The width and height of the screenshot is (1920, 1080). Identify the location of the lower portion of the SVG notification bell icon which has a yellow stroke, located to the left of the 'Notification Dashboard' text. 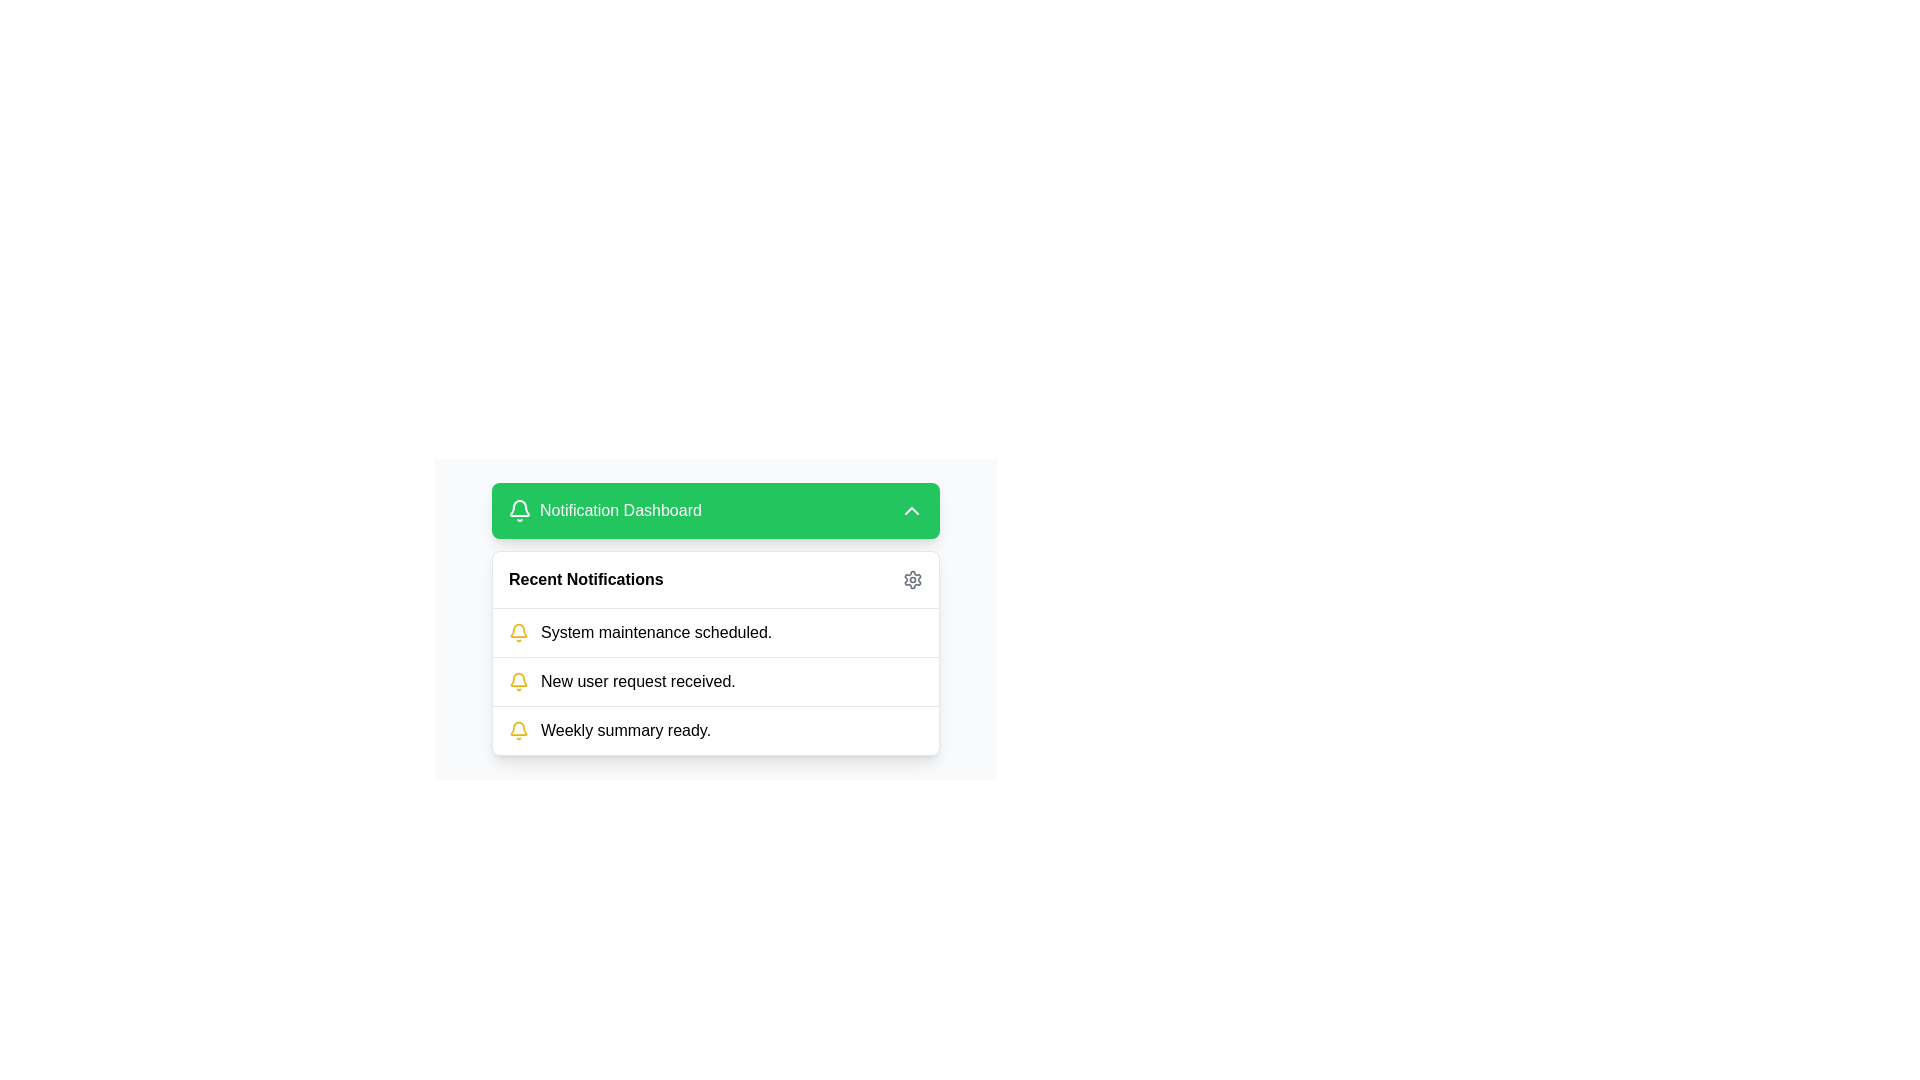
(518, 728).